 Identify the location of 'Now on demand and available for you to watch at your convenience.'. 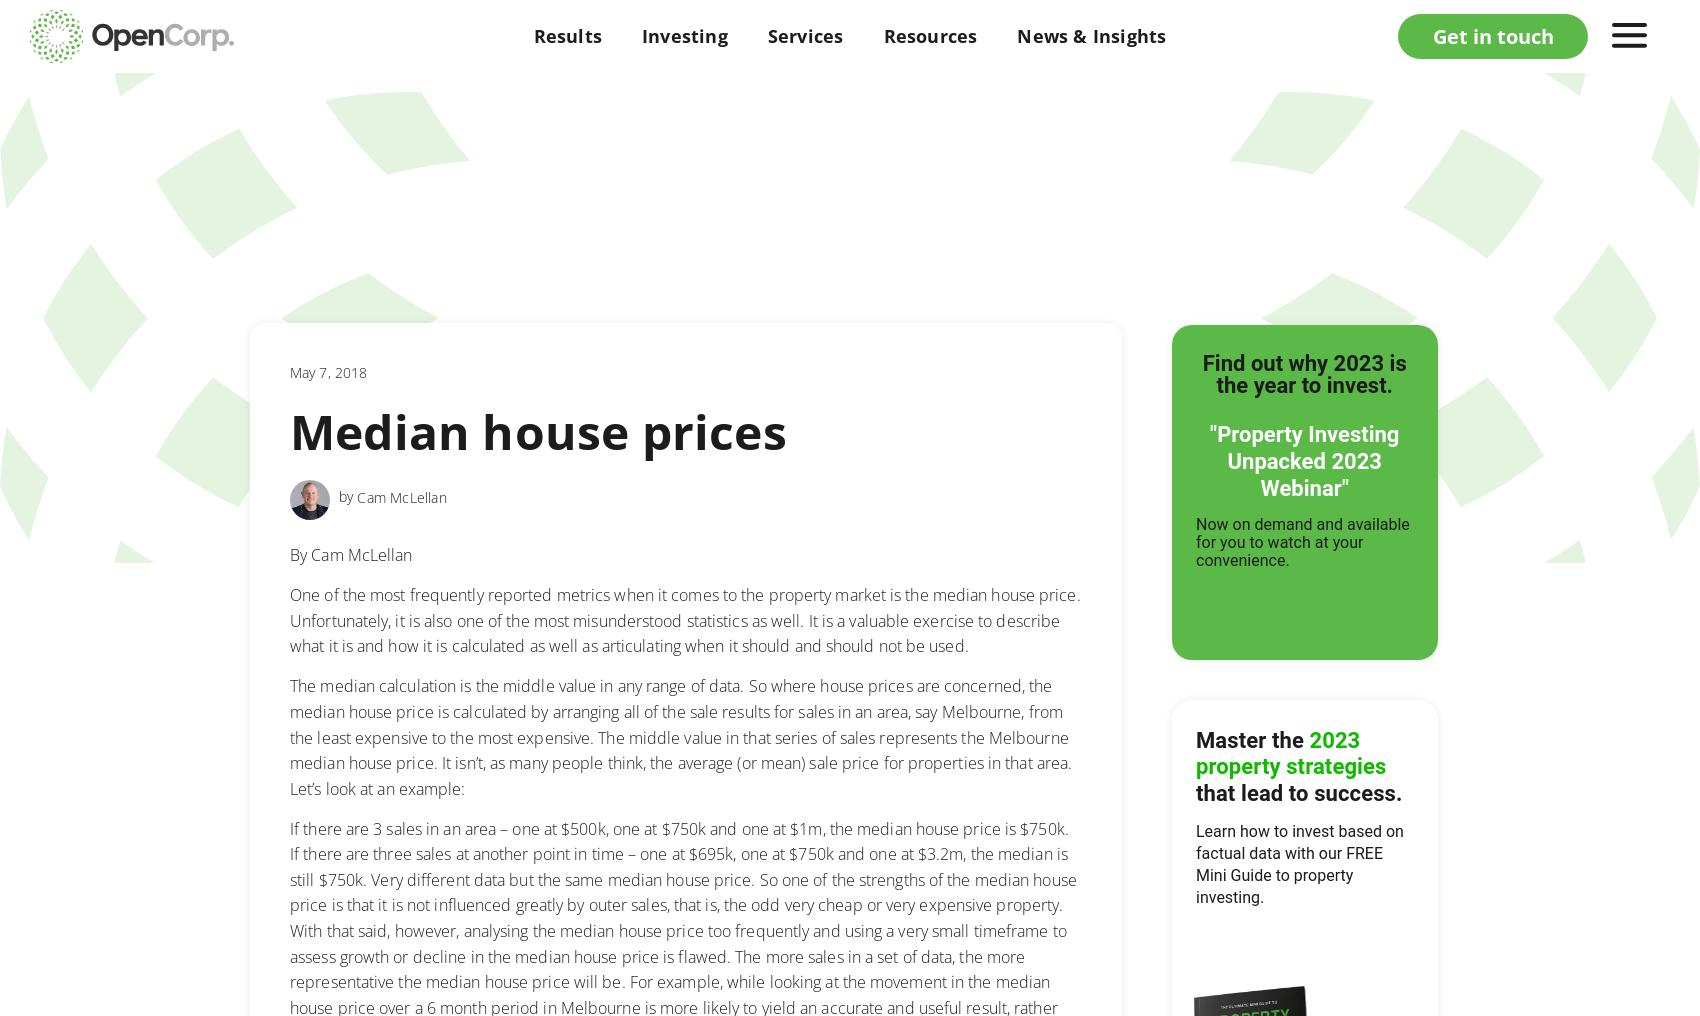
(1194, 541).